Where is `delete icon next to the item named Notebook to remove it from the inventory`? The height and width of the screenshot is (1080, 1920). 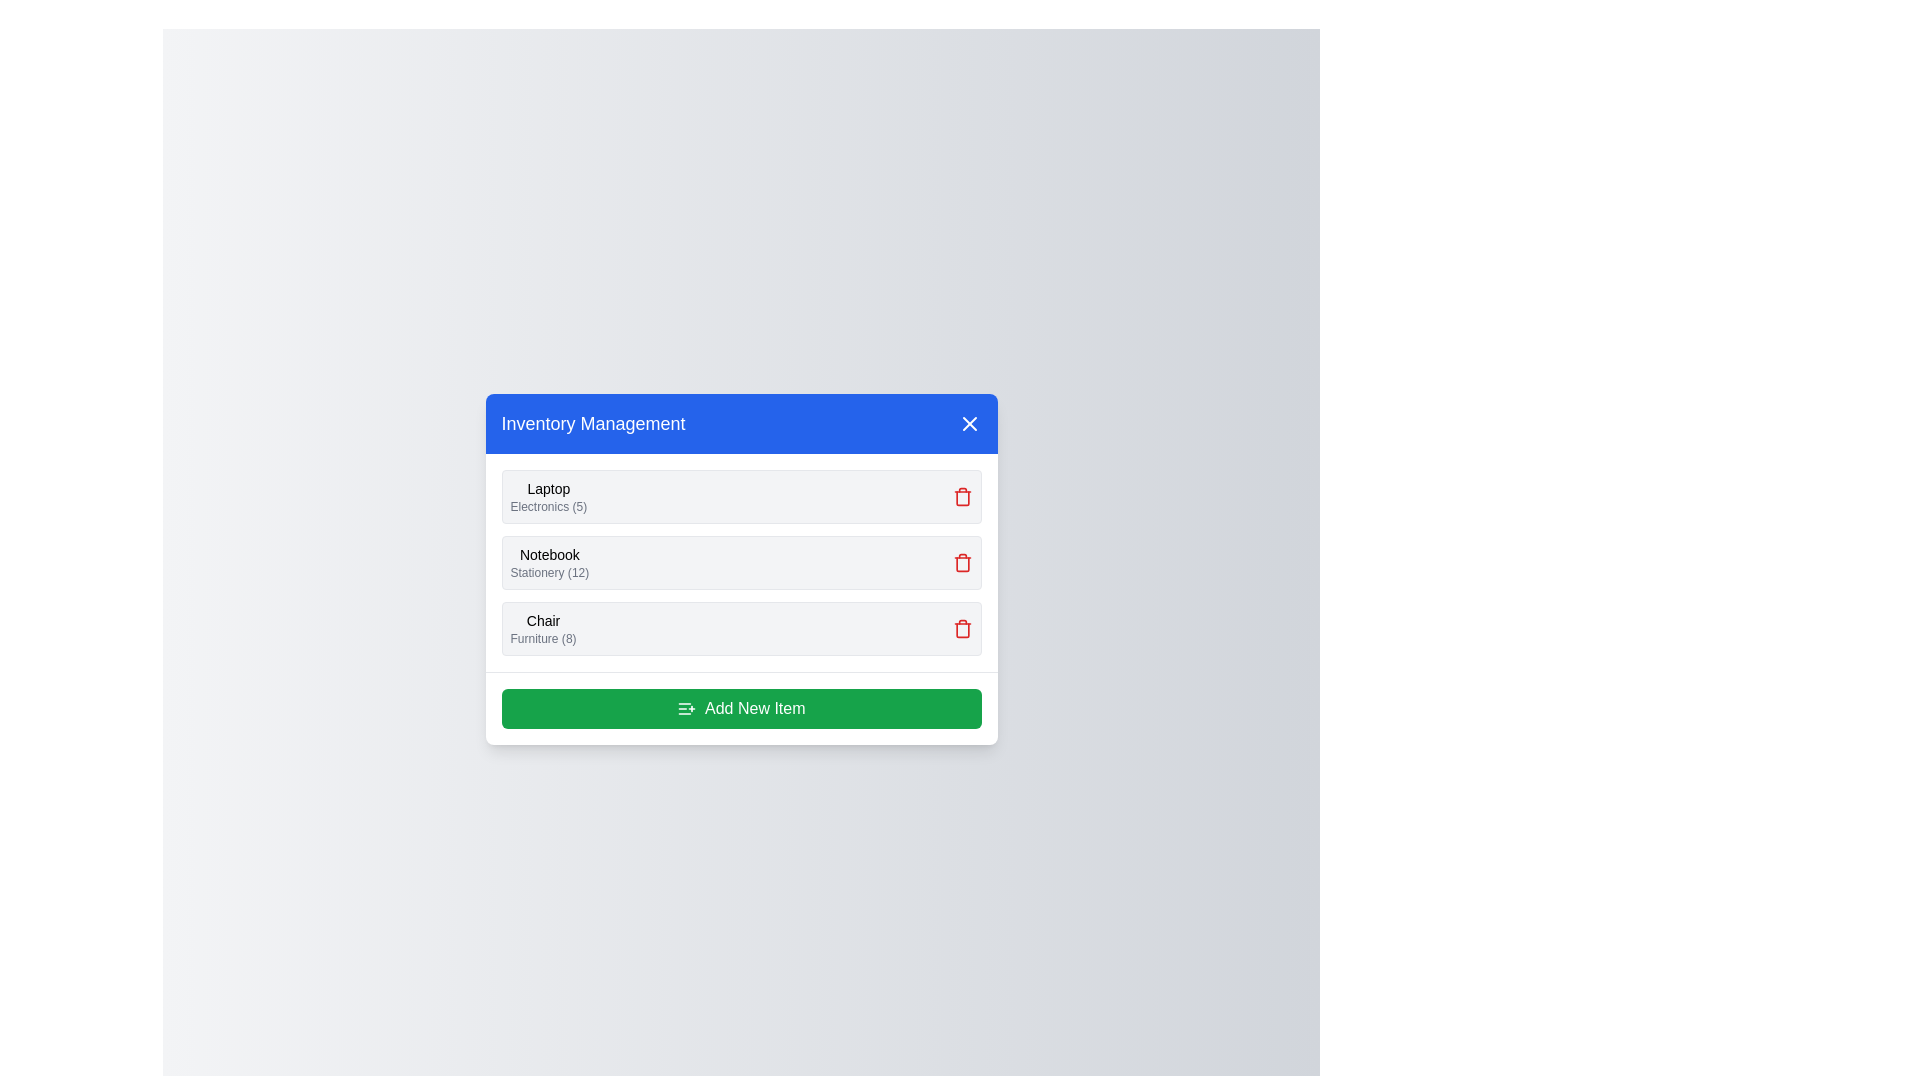 delete icon next to the item named Notebook to remove it from the inventory is located at coordinates (962, 562).